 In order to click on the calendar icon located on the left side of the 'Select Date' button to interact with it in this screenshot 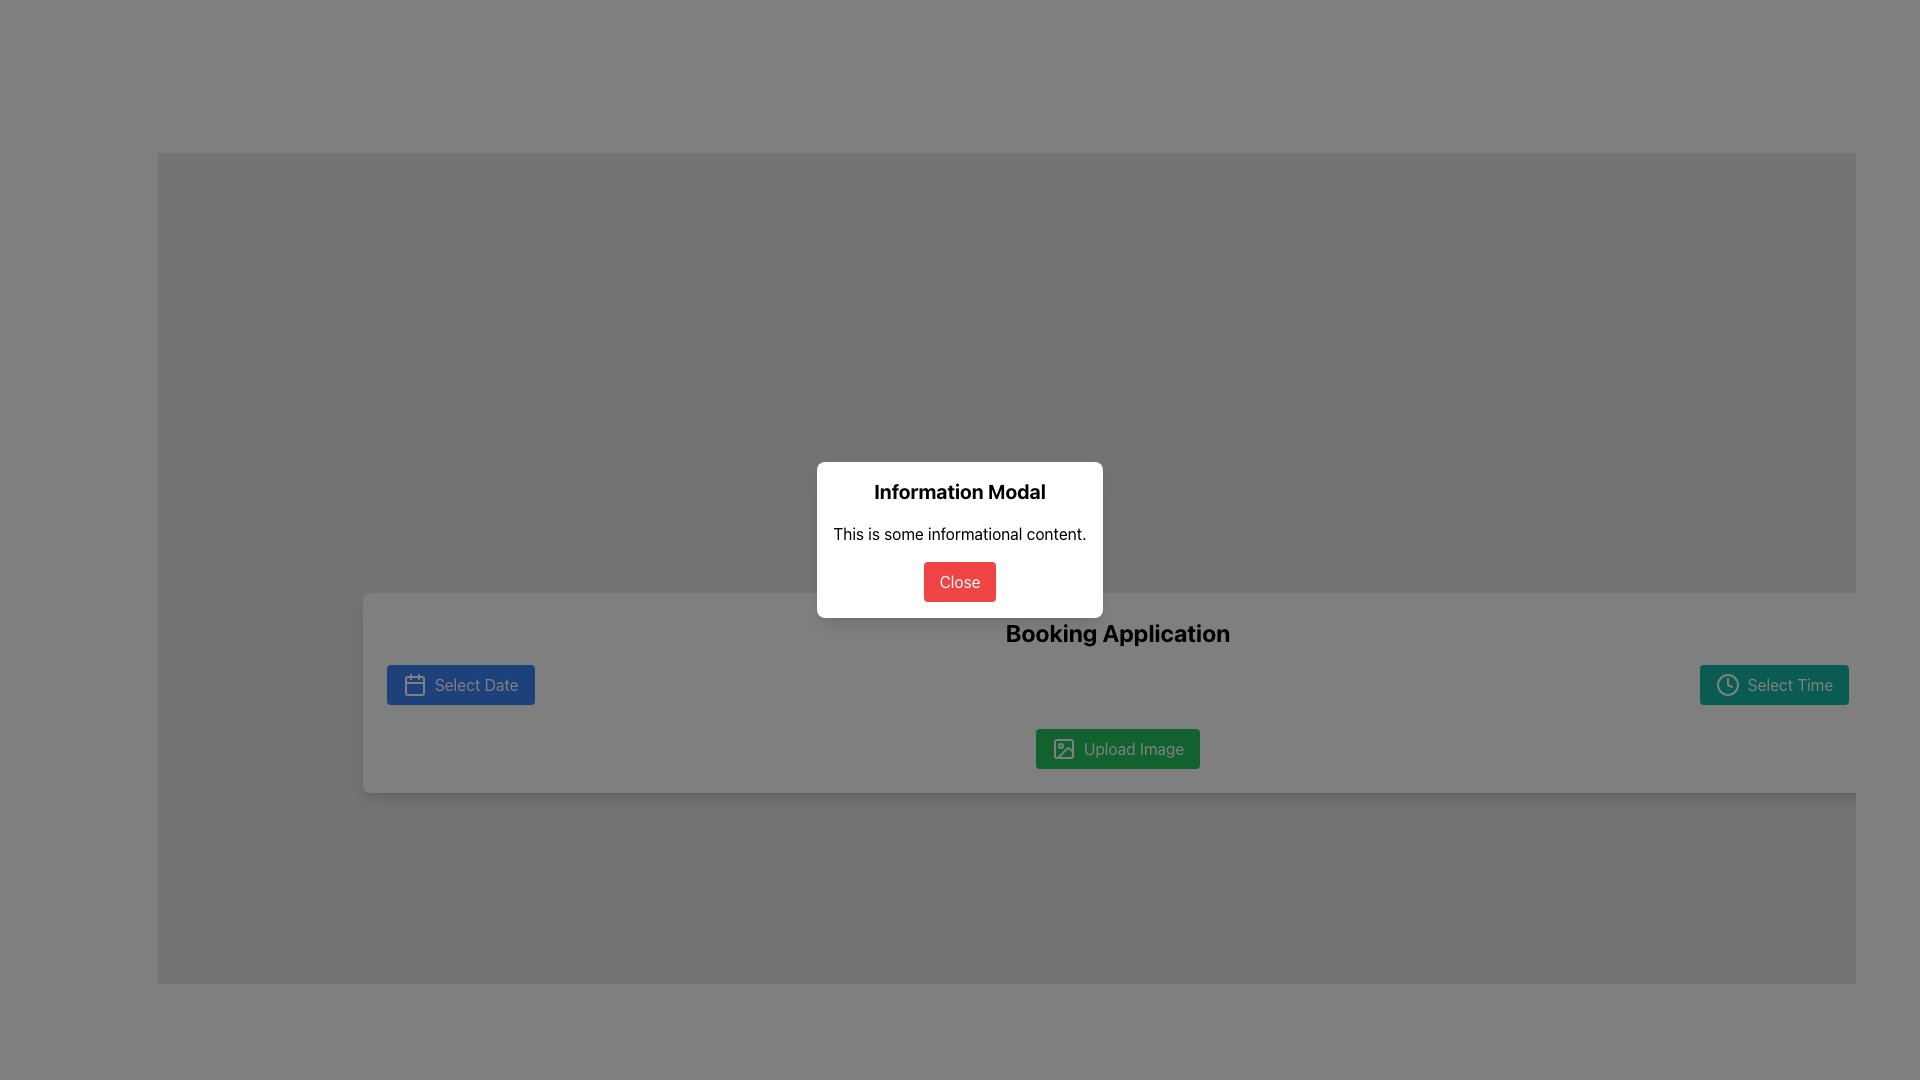, I will do `click(413, 684)`.